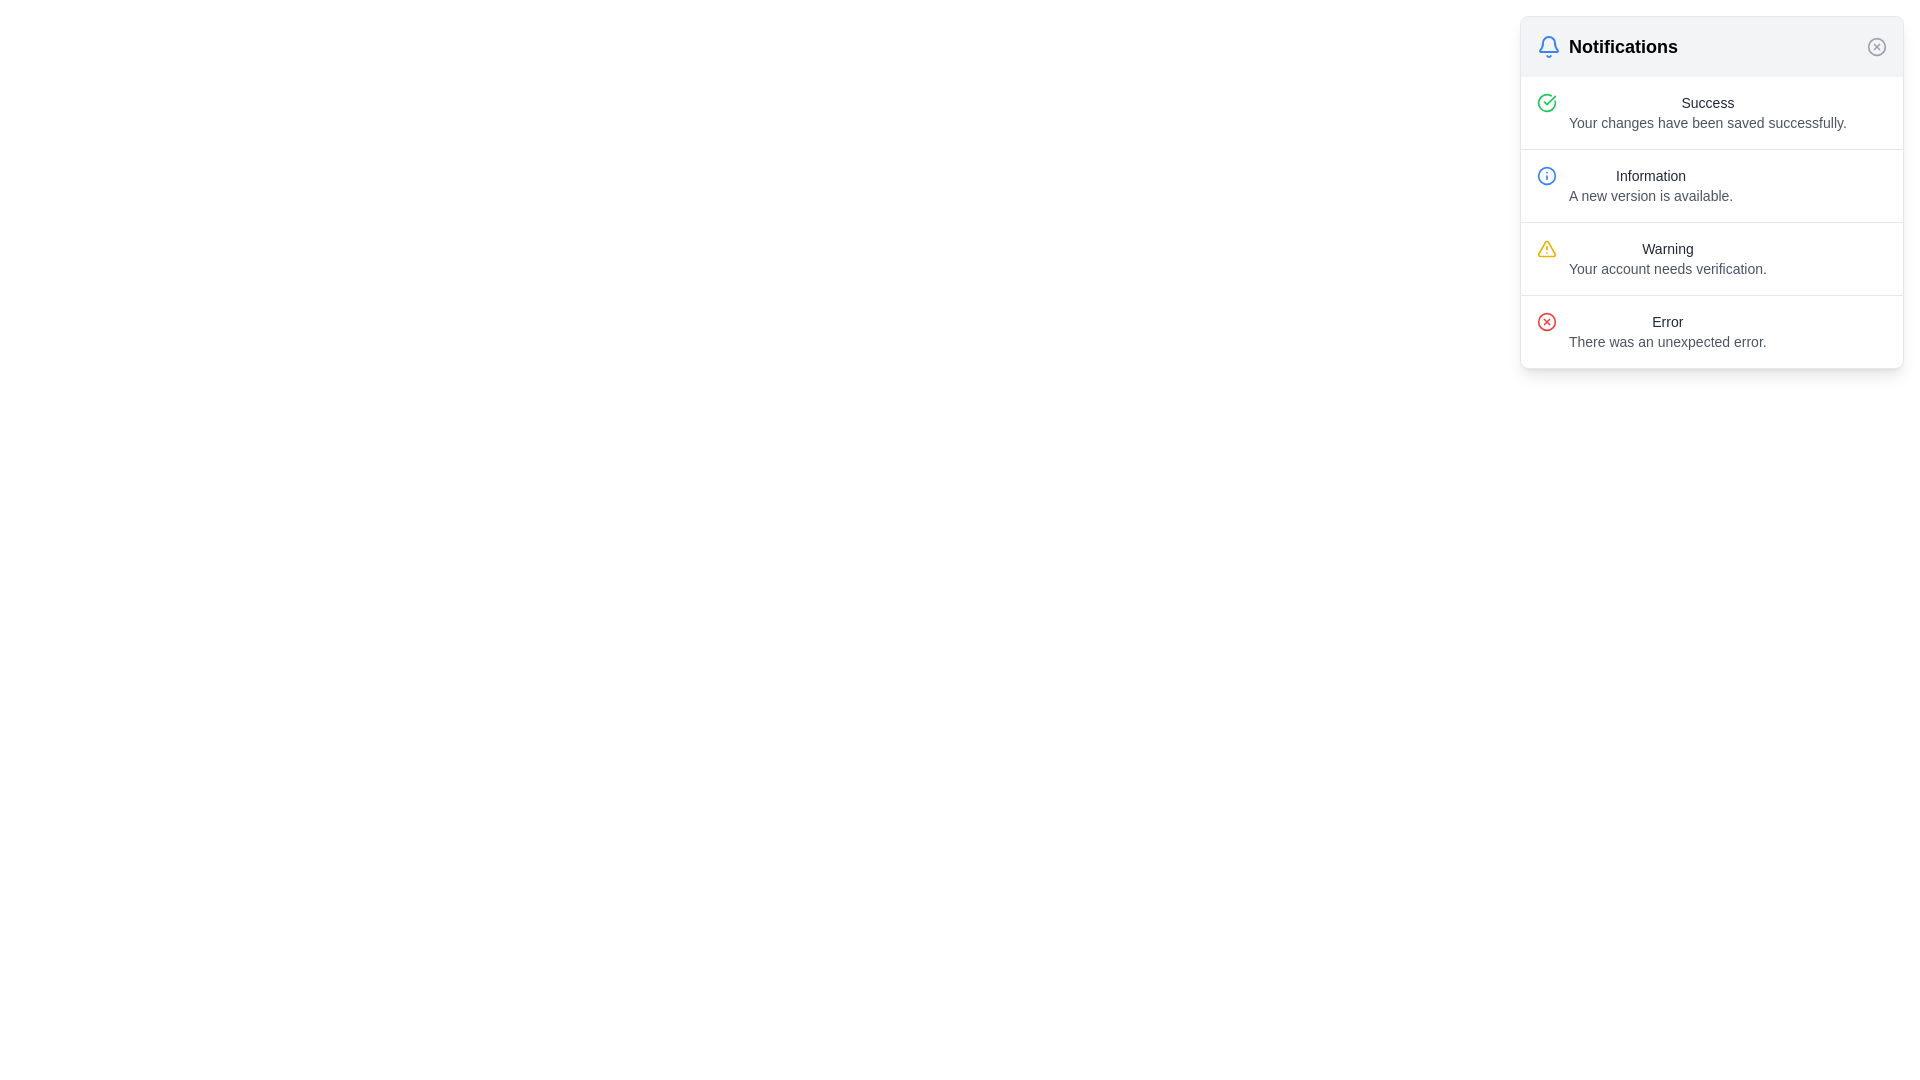  Describe the element at coordinates (1706, 112) in the screenshot. I see `the notification message confirming that changes have been successfully saved, which is the first item in the notification panel, located next to a green checkmark icon` at that location.